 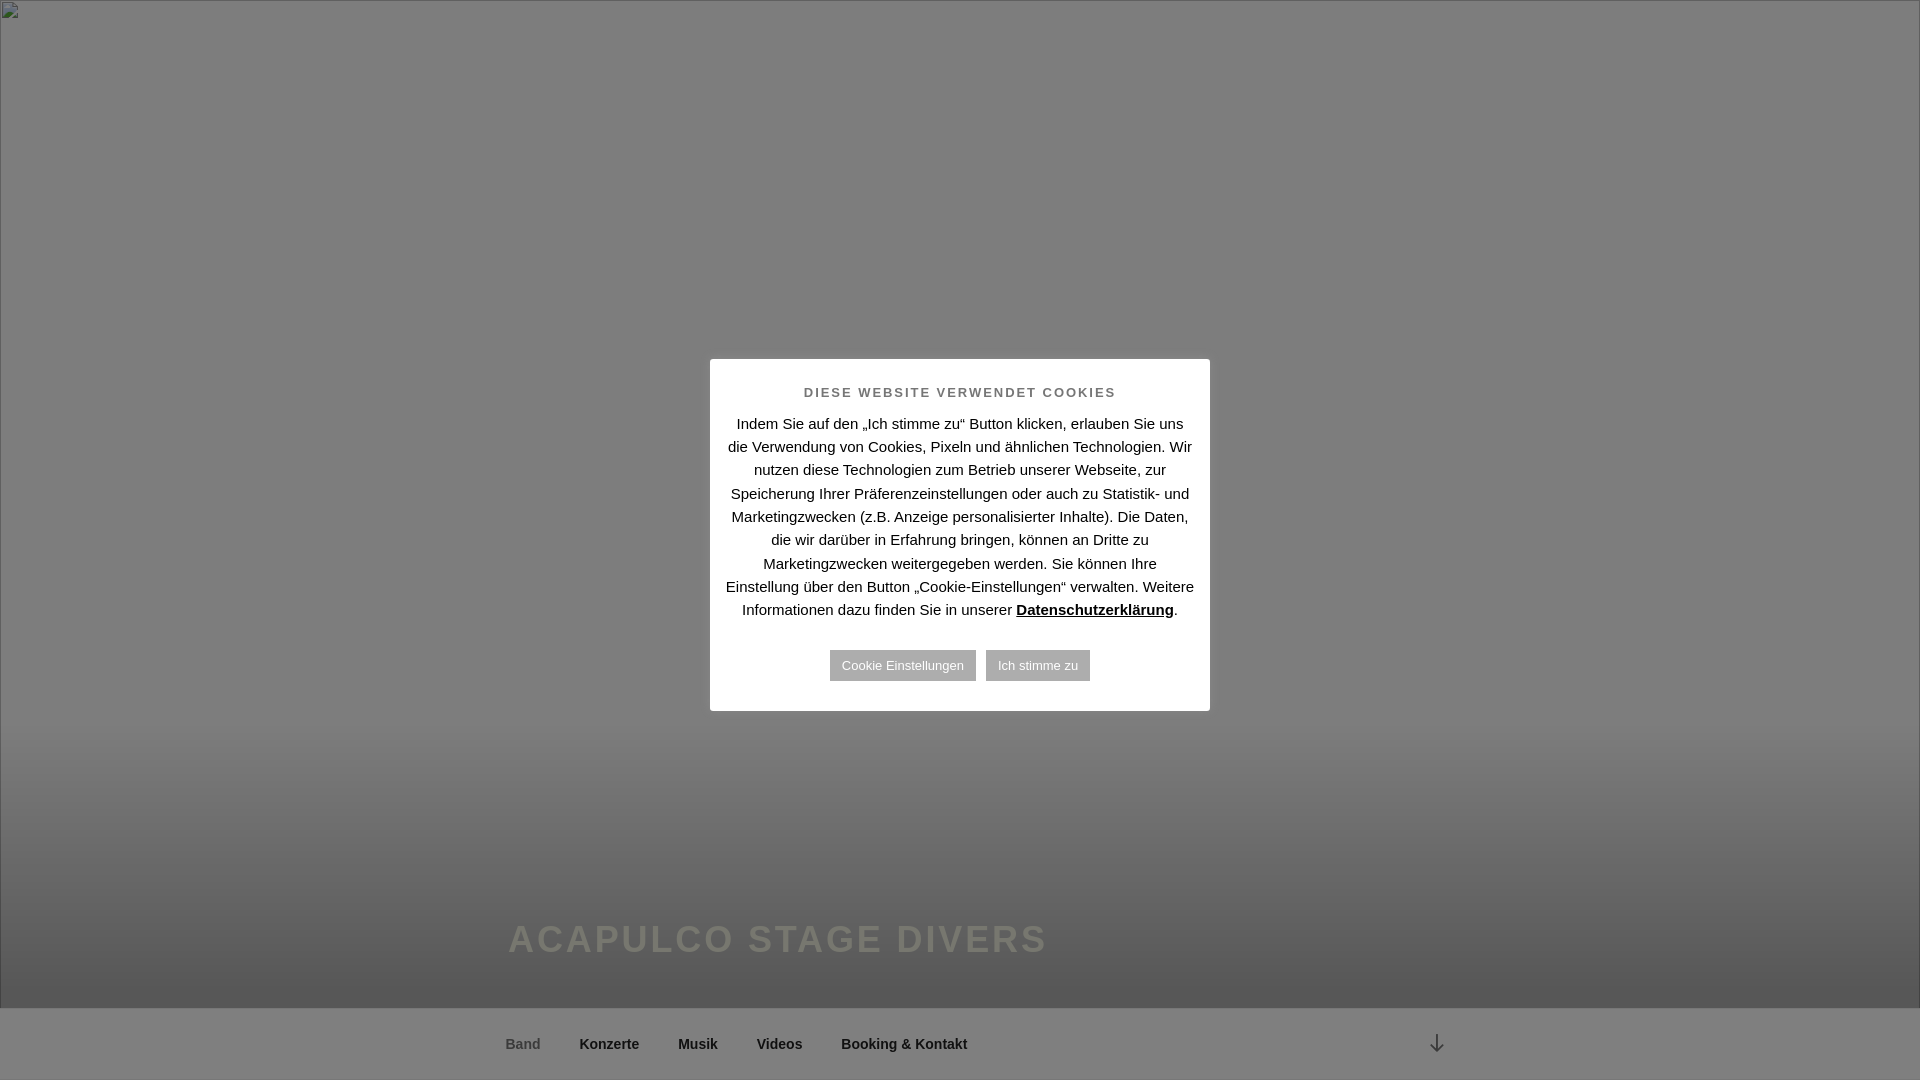 What do you see at coordinates (560, 1043) in the screenshot?
I see `'Konzerte'` at bounding box center [560, 1043].